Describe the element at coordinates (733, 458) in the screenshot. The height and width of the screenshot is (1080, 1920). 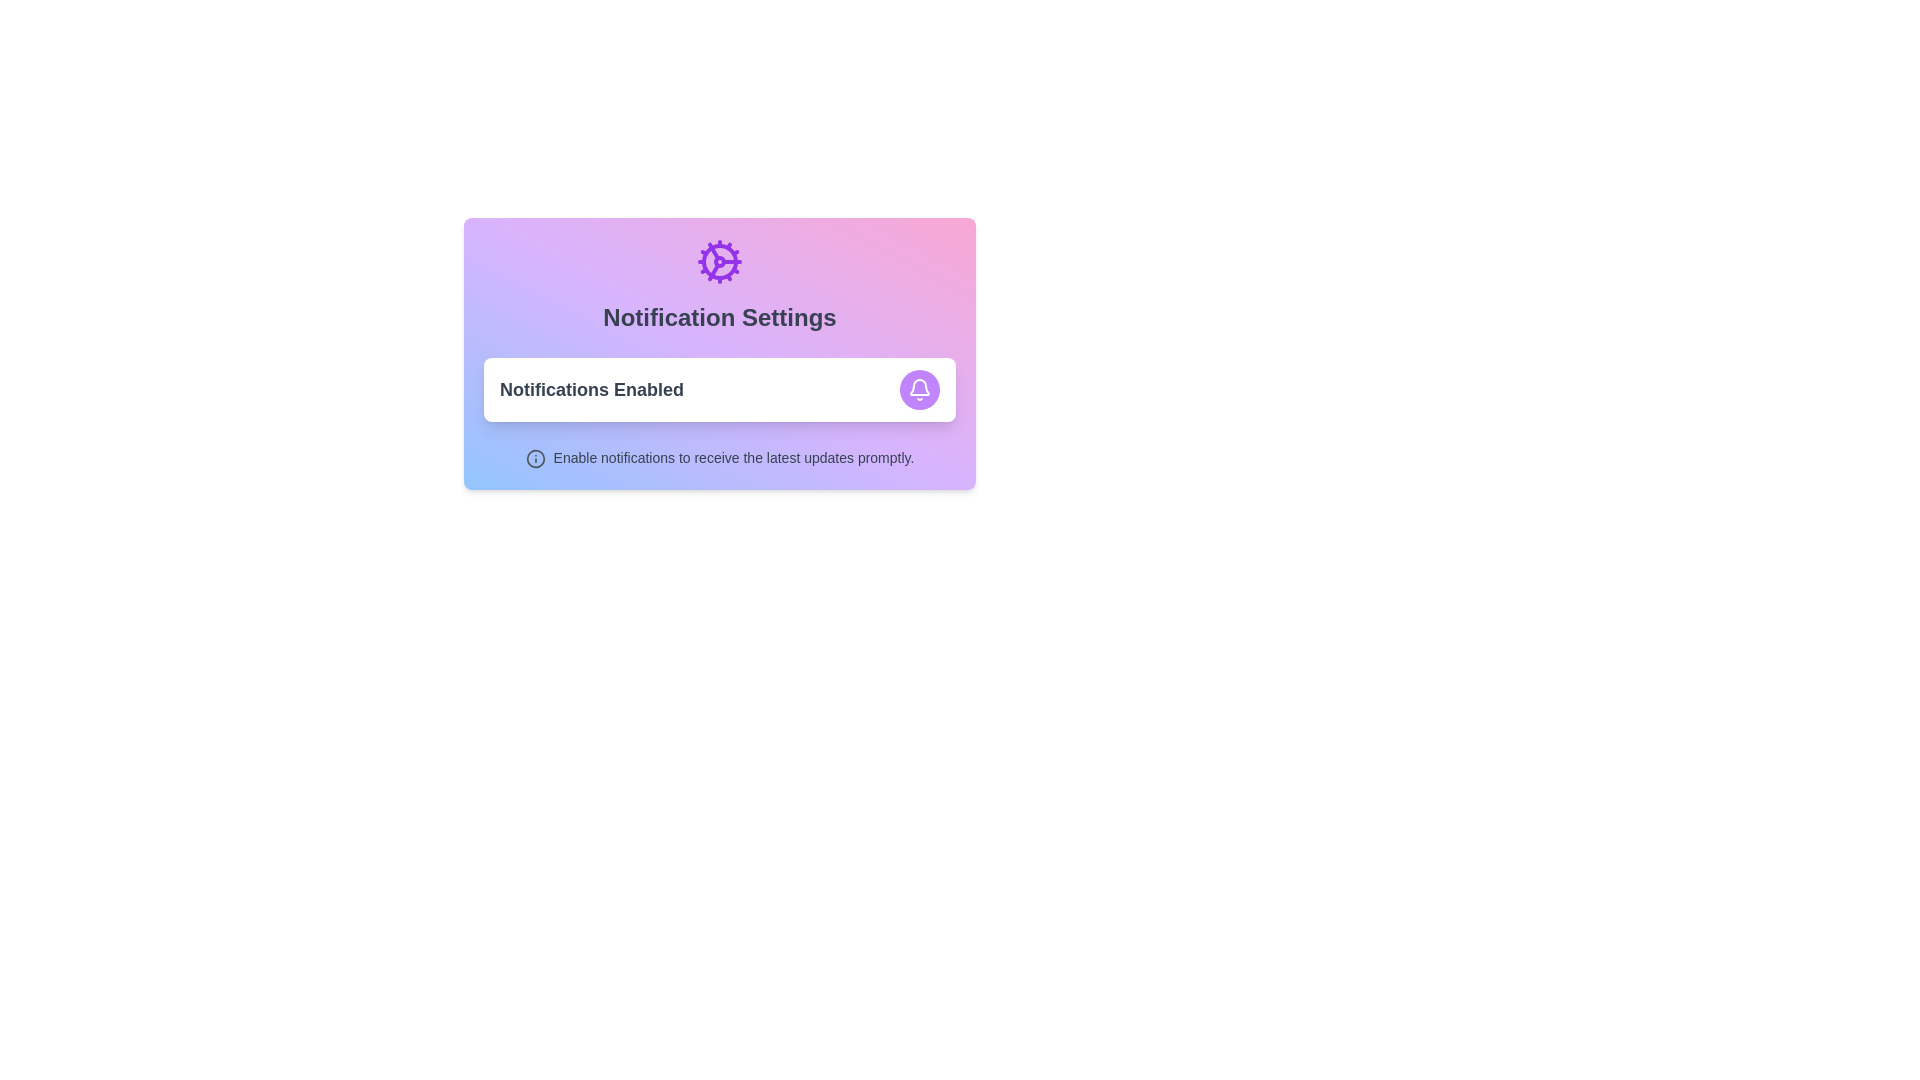
I see `the informational text located beneath the text input field for enabling notifications, which provides benefits of enabling notifications, adjacent to the info icon` at that location.